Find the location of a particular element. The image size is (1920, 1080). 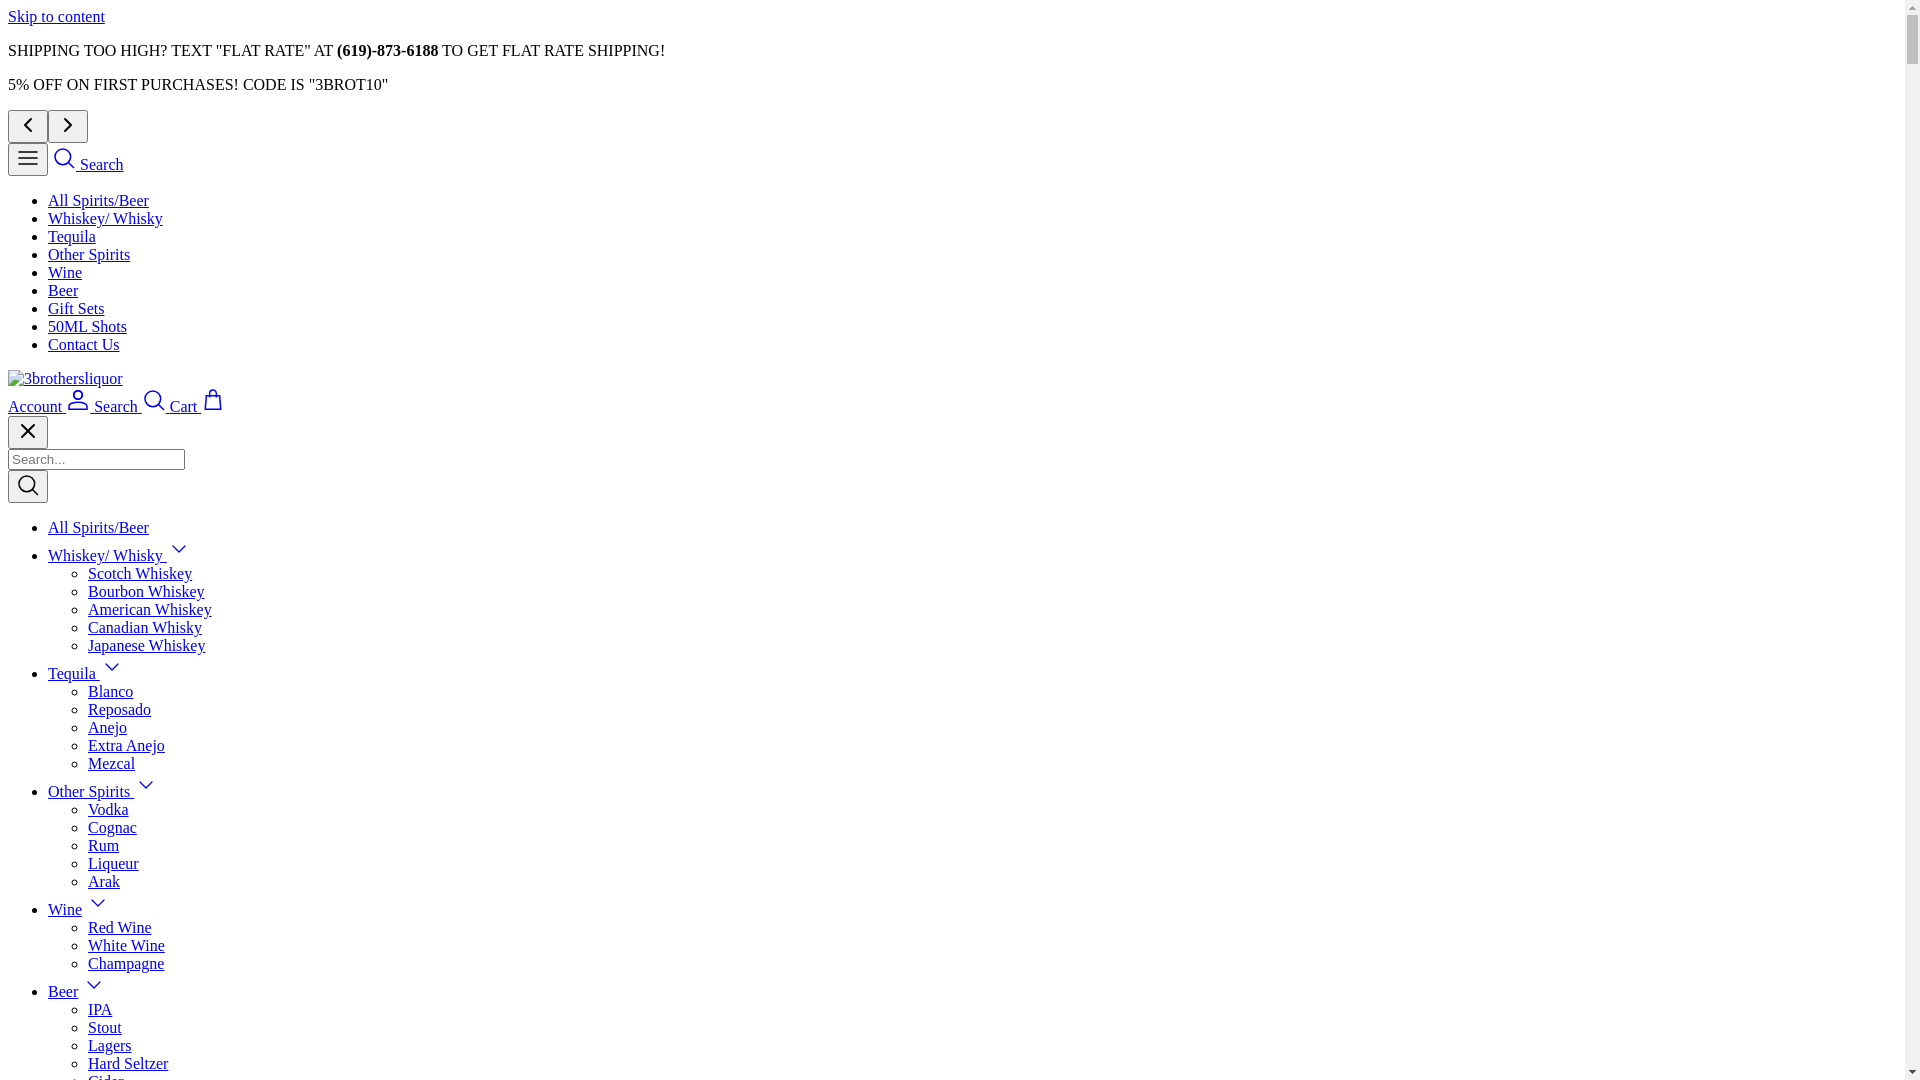

'White Wine' is located at coordinates (86, 945).